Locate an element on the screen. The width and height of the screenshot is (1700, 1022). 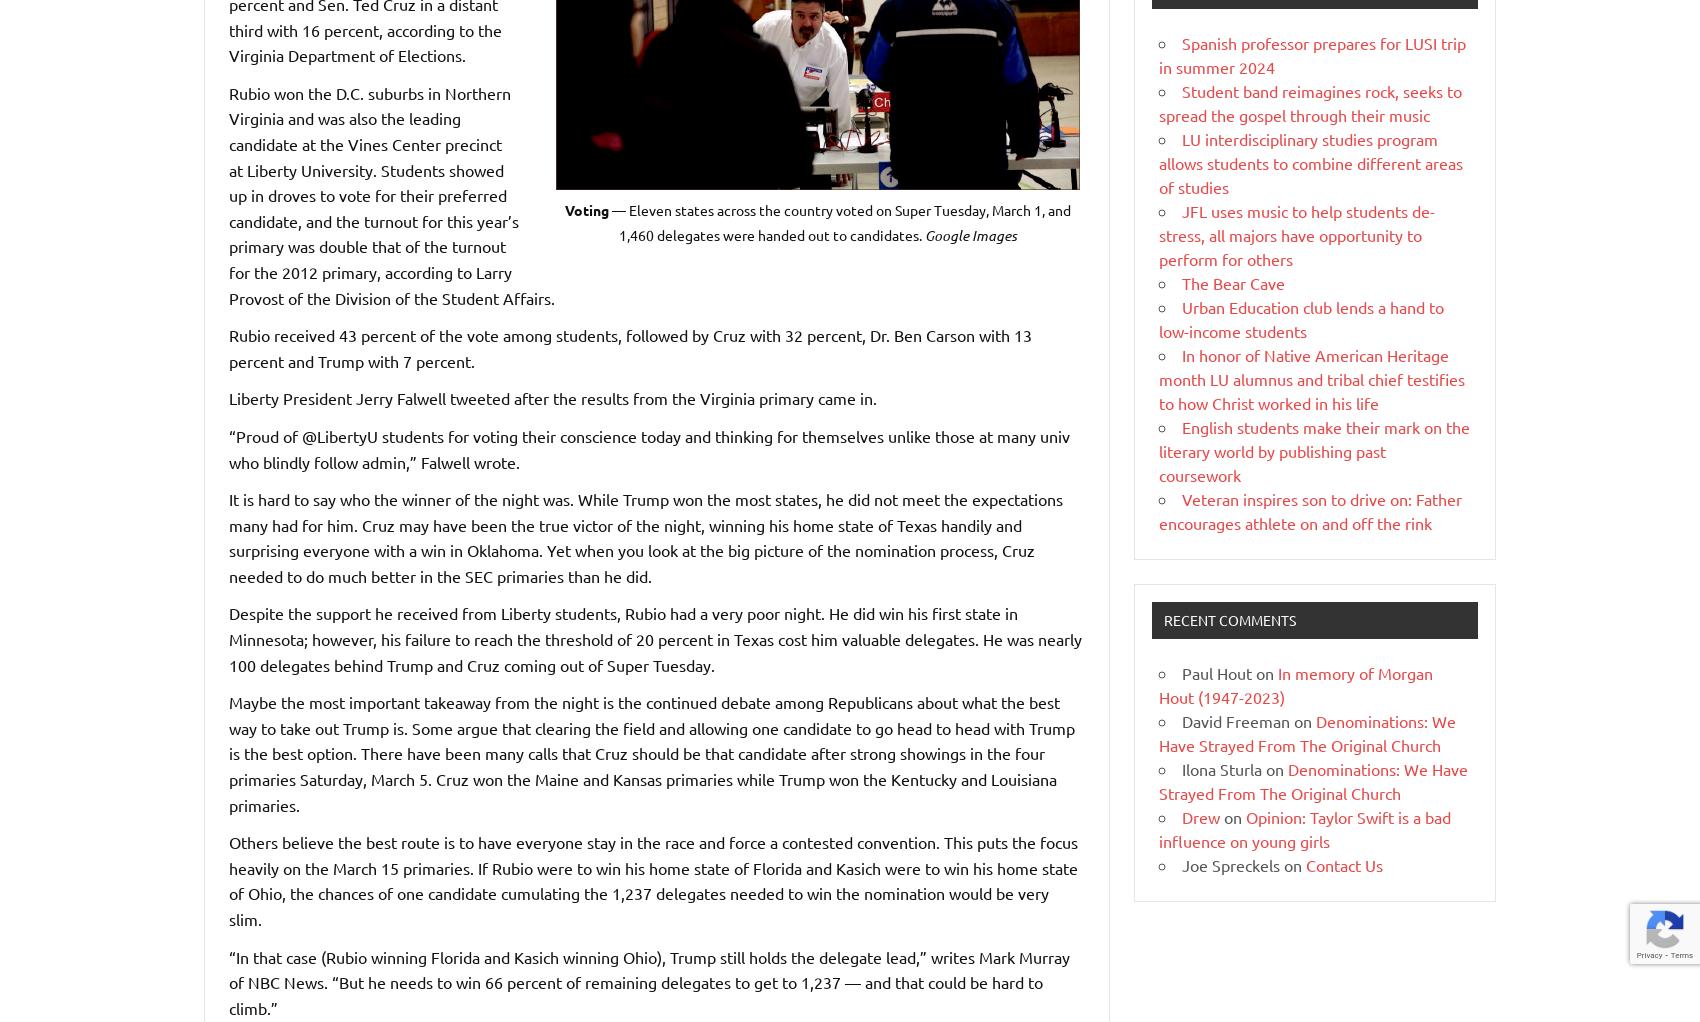
'Paul Hout' is located at coordinates (1216, 670).